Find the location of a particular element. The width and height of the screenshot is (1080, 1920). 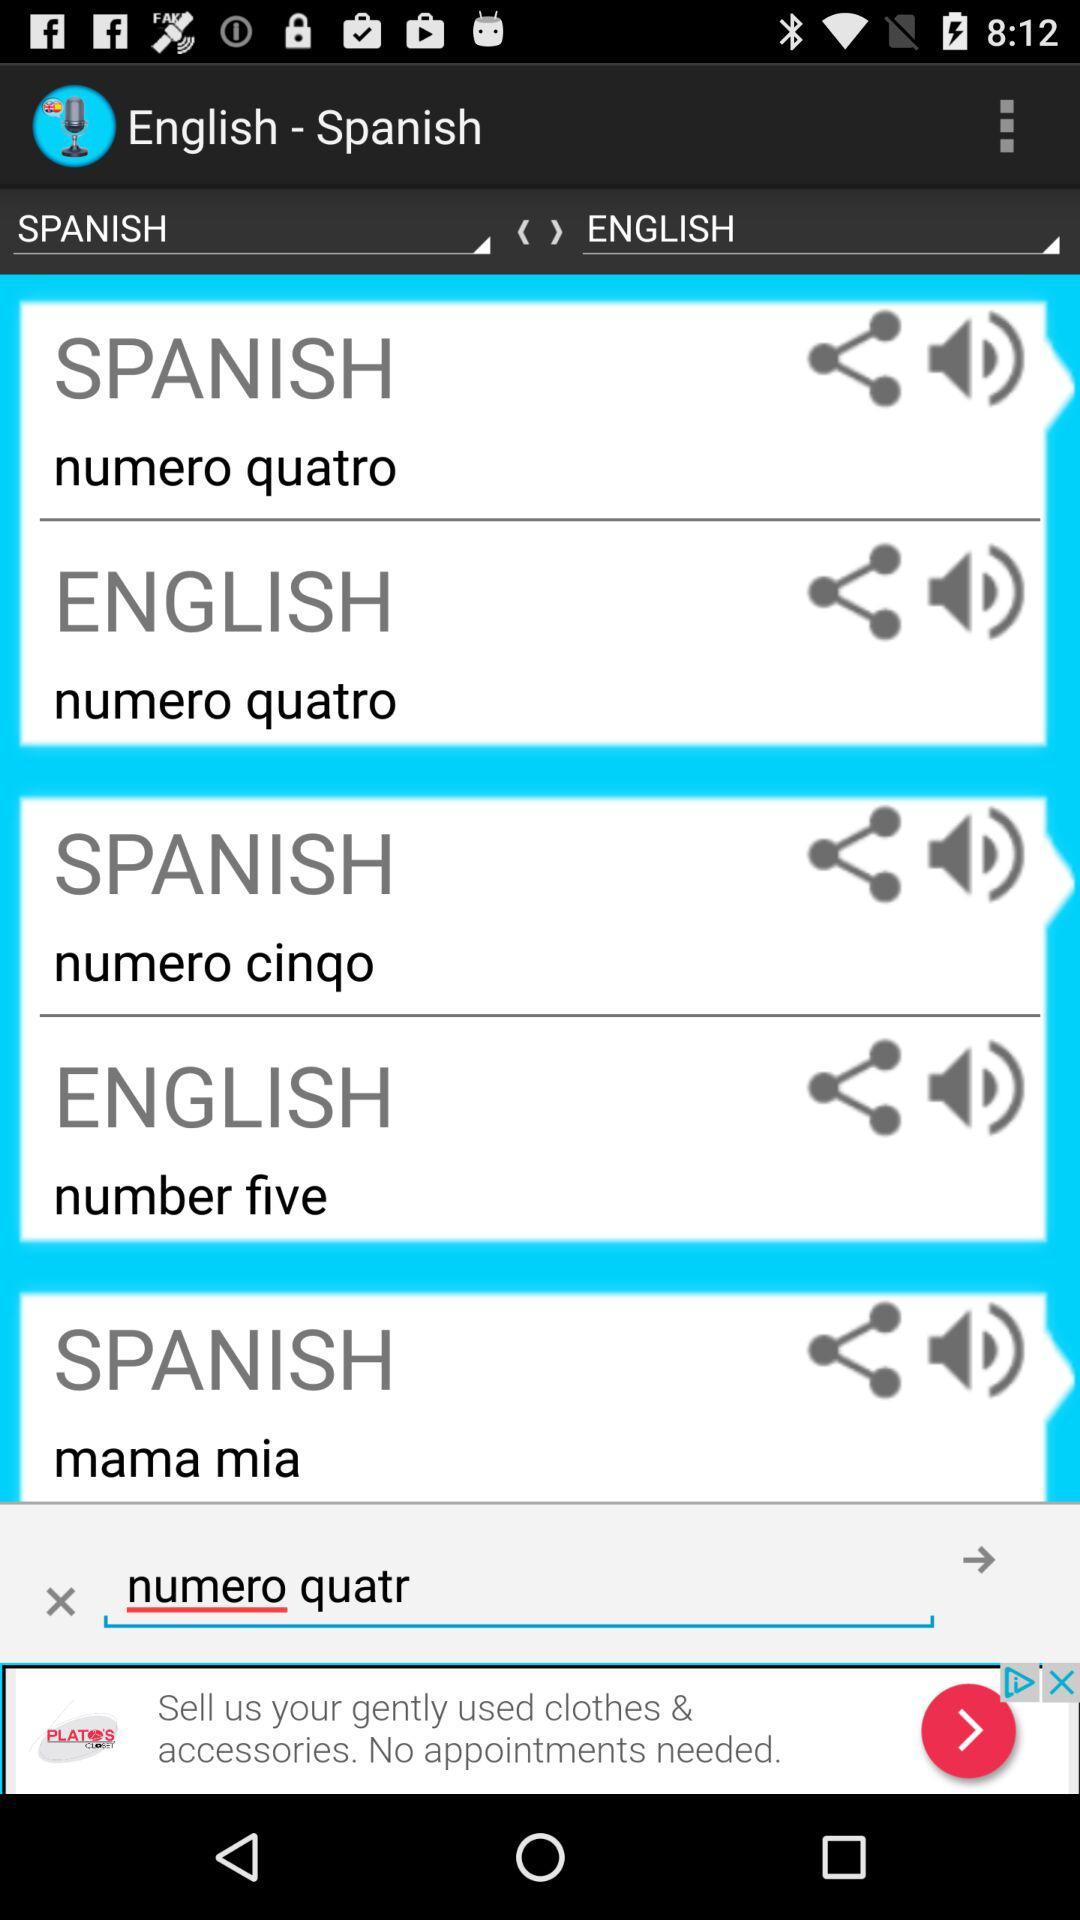

spanish pronunciation out loud is located at coordinates (995, 358).